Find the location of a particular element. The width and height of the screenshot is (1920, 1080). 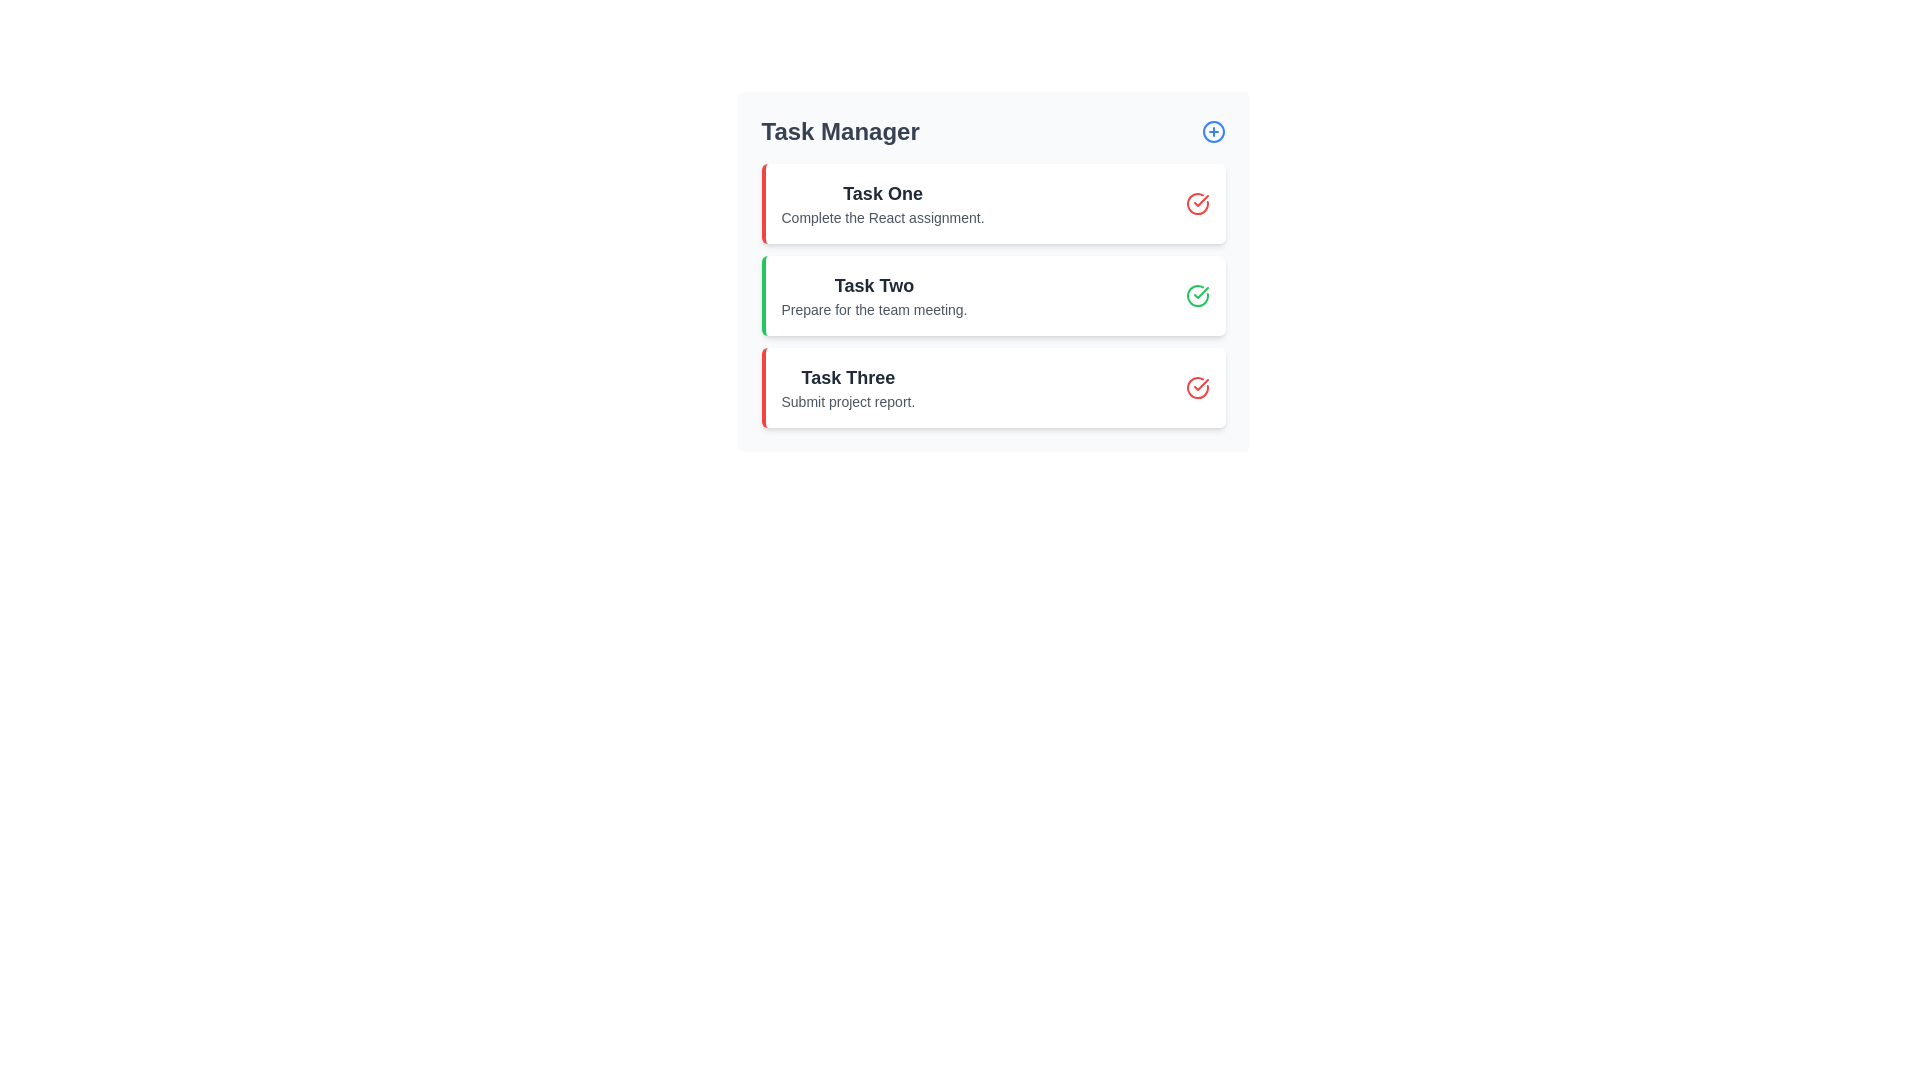

the text label providing details for the task named 'Task One', which is positioned just below the title within a task card layout is located at coordinates (882, 218).